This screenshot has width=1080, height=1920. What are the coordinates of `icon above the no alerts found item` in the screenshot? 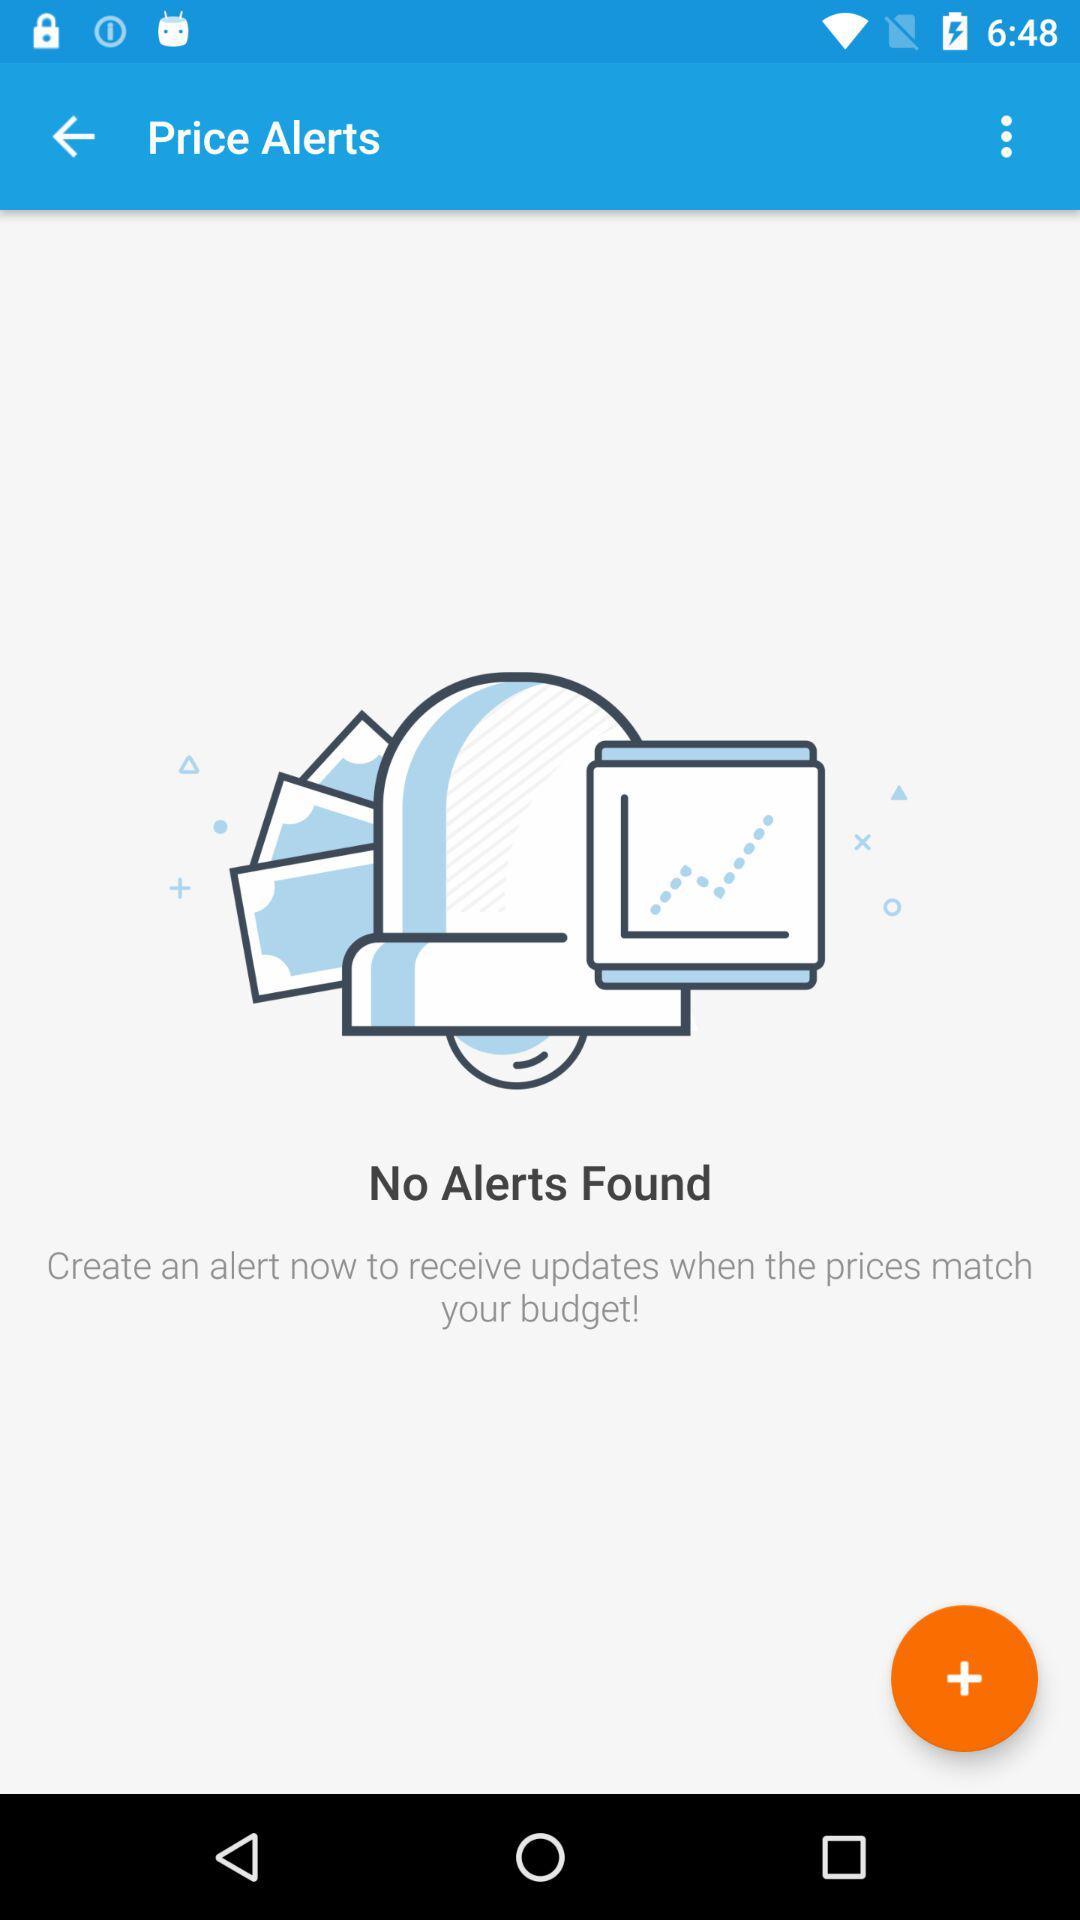 It's located at (1006, 135).